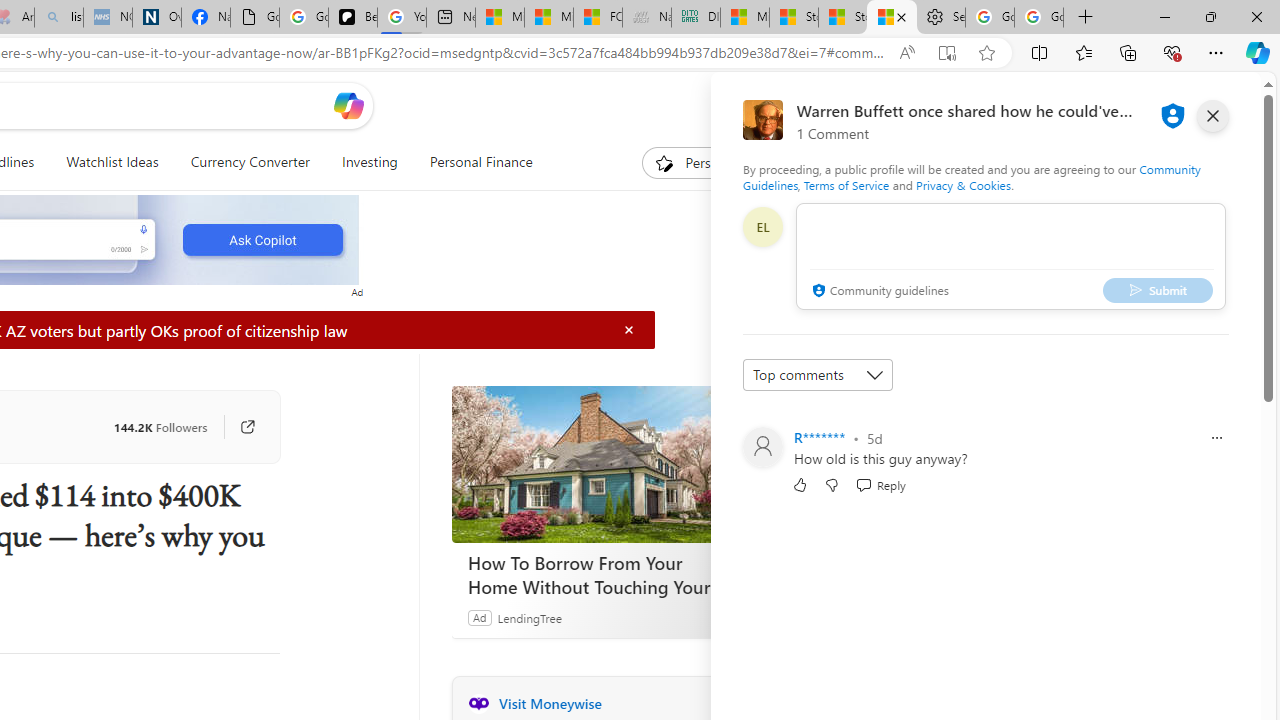 Image resolution: width=1280 pixels, height=720 pixels. Describe the element at coordinates (696, 17) in the screenshot. I see `'DITOGAMES AG Imprint'` at that location.